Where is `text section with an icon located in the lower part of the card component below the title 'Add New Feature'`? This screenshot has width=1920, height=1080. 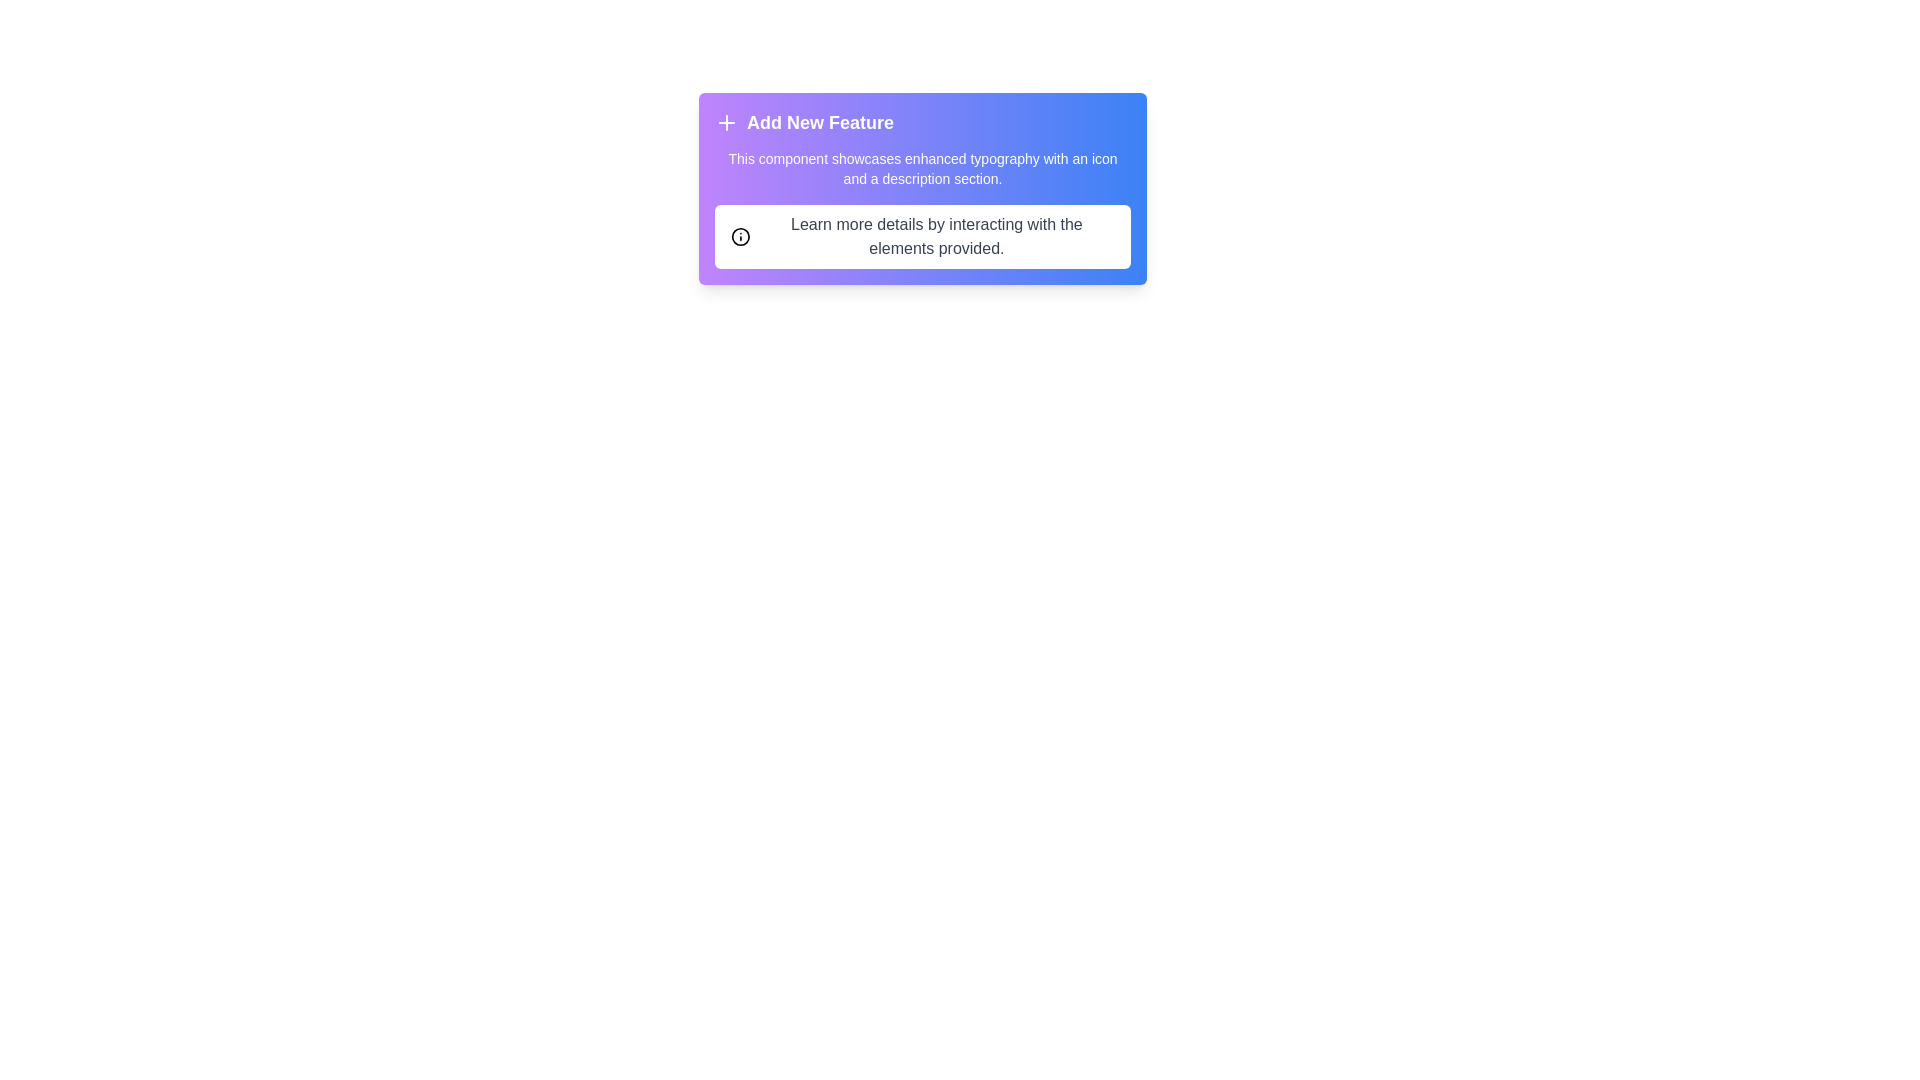
text section with an icon located in the lower part of the card component below the title 'Add New Feature' is located at coordinates (921, 235).